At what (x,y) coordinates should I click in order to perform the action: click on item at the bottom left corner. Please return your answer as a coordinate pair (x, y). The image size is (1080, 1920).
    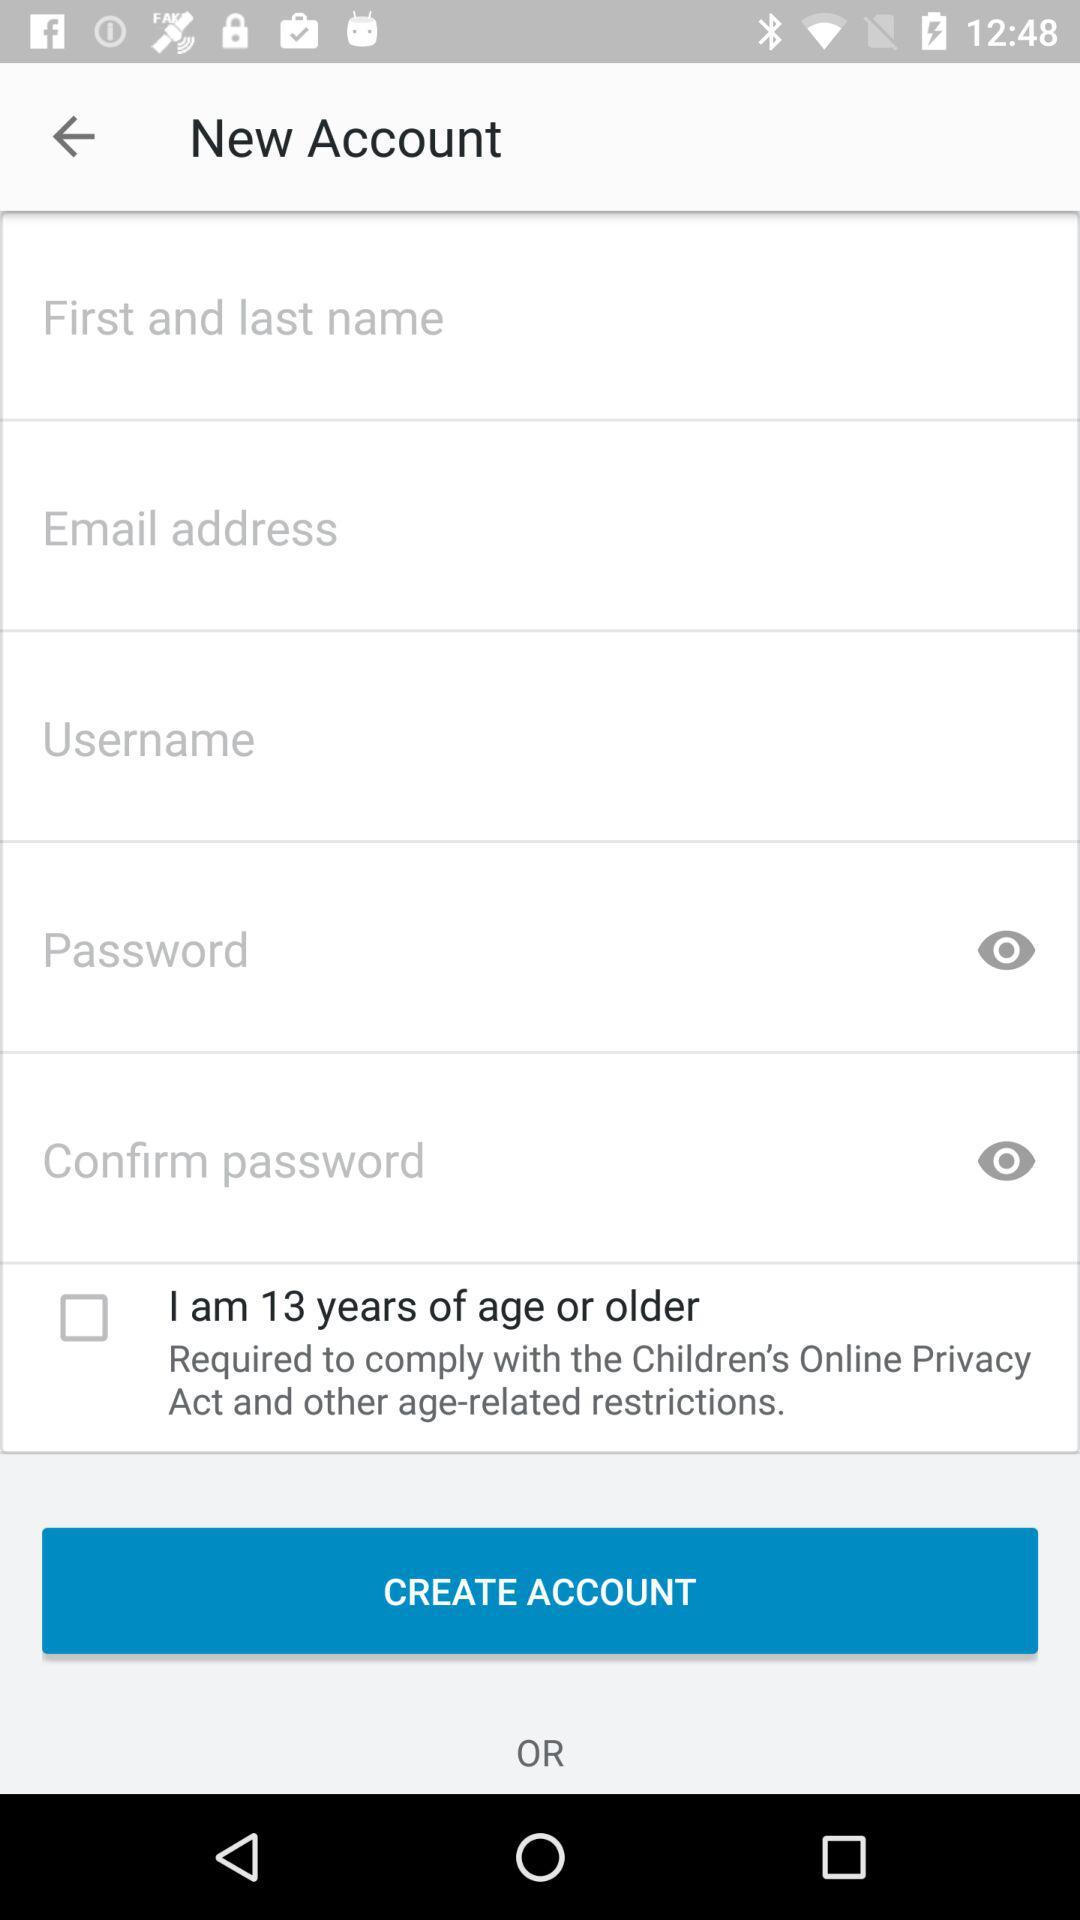
    Looking at the image, I should click on (83, 1317).